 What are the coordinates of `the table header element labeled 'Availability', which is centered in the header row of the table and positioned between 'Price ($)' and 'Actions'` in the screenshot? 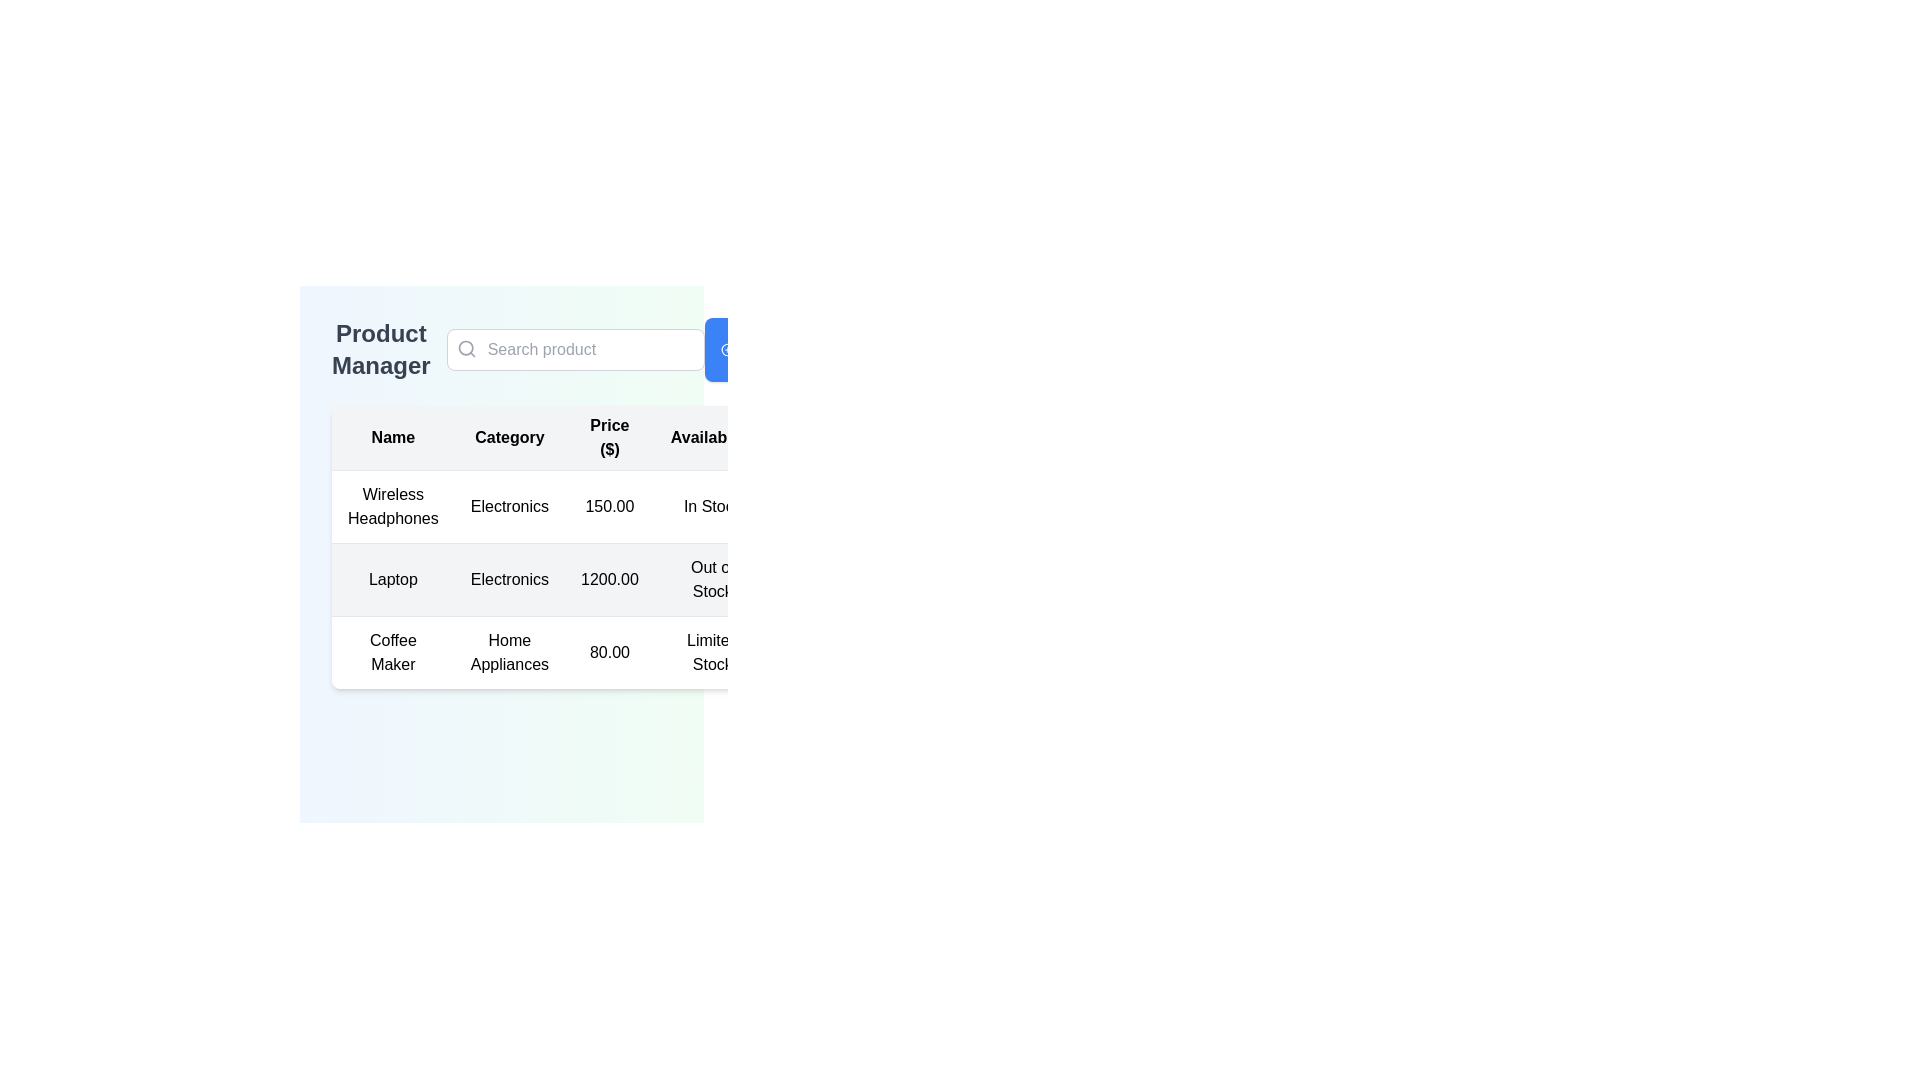 It's located at (712, 437).